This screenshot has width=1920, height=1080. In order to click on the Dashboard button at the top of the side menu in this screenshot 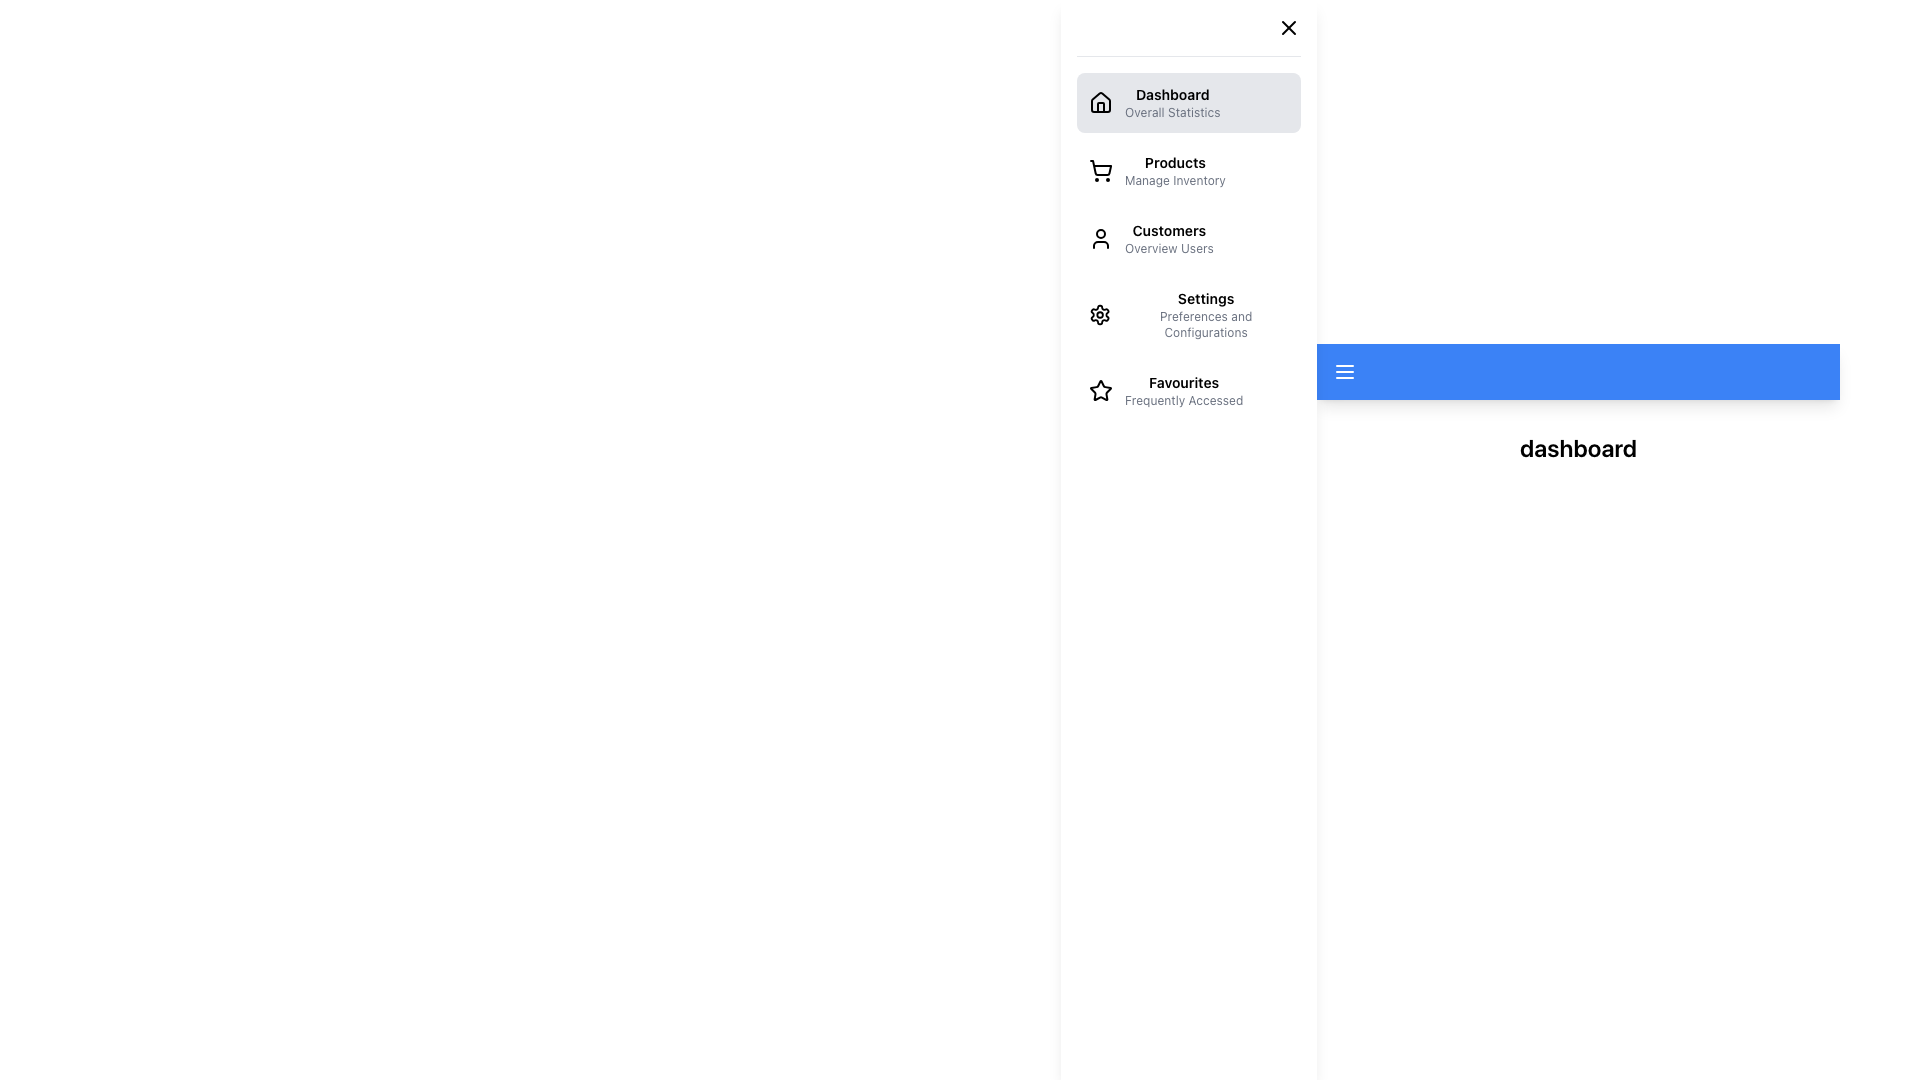, I will do `click(1189, 103)`.